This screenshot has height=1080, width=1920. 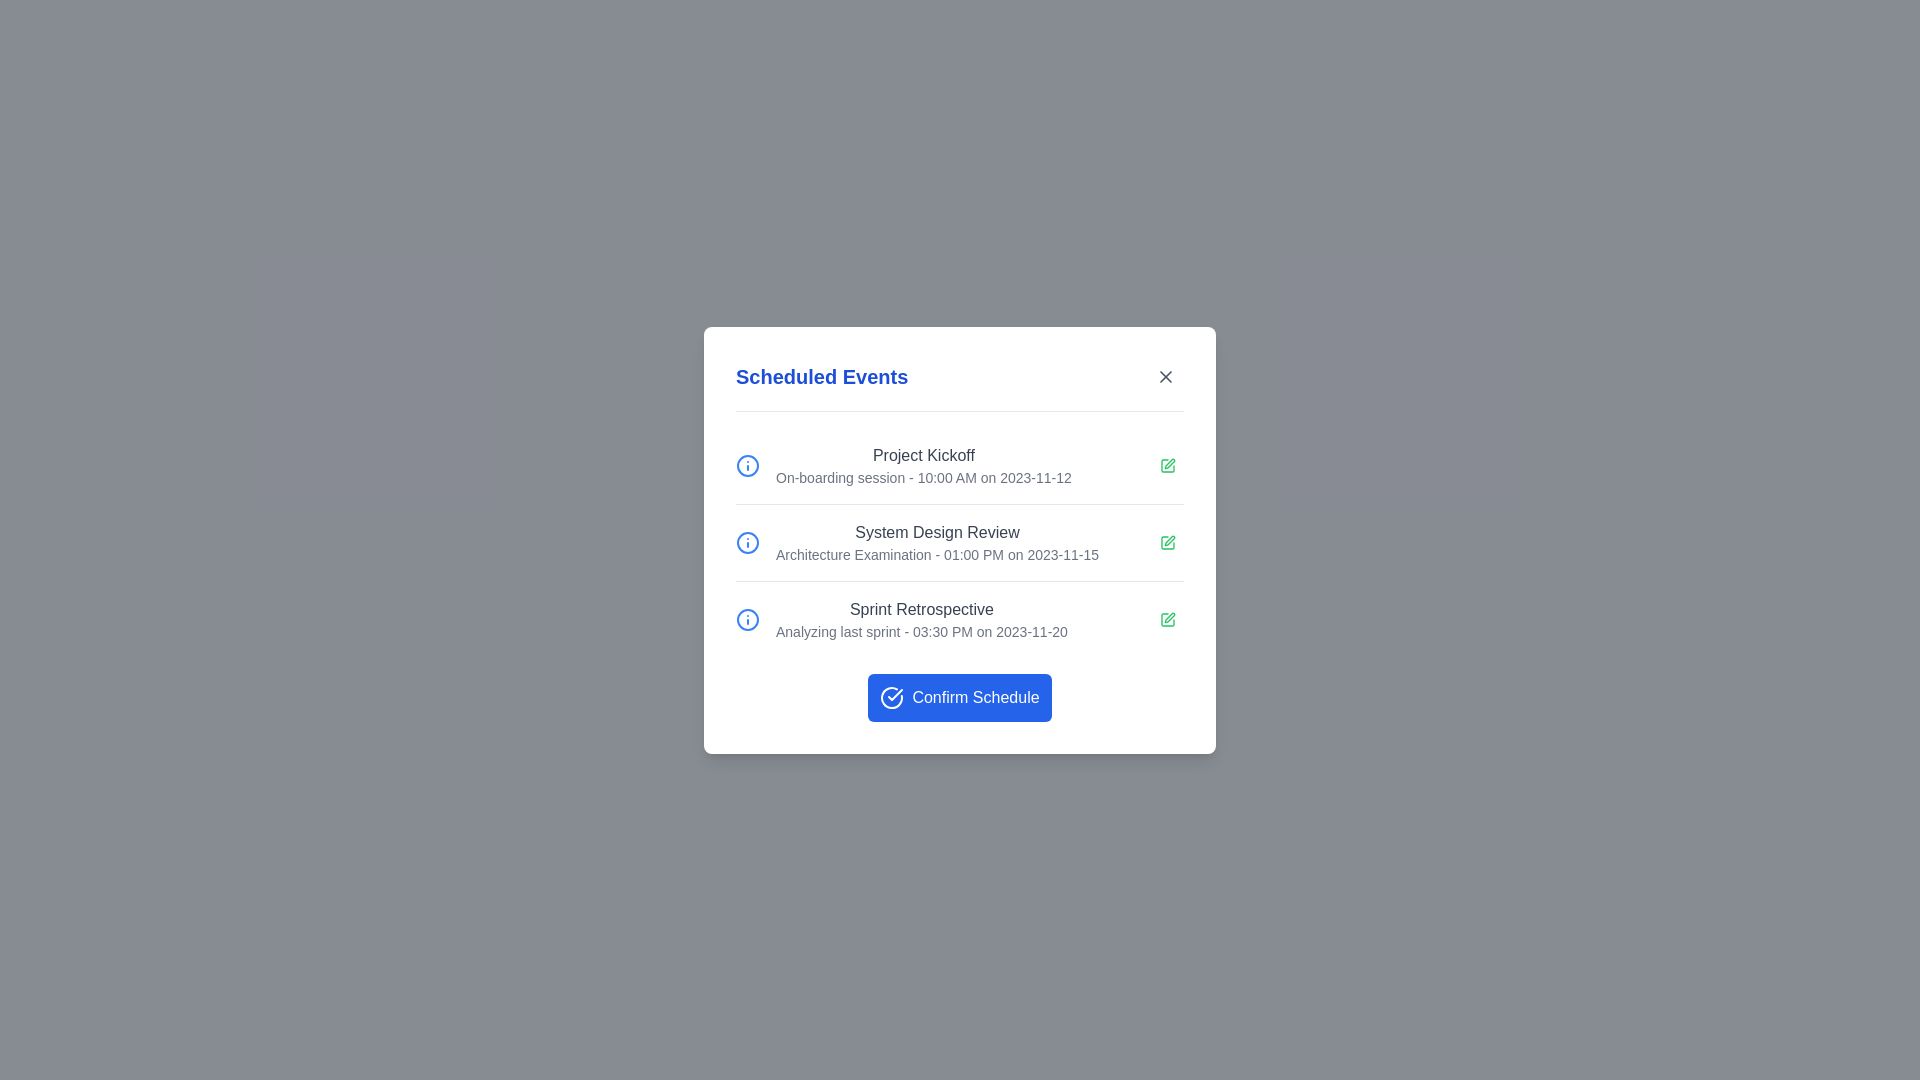 I want to click on close button to close the dialog, so click(x=1166, y=376).